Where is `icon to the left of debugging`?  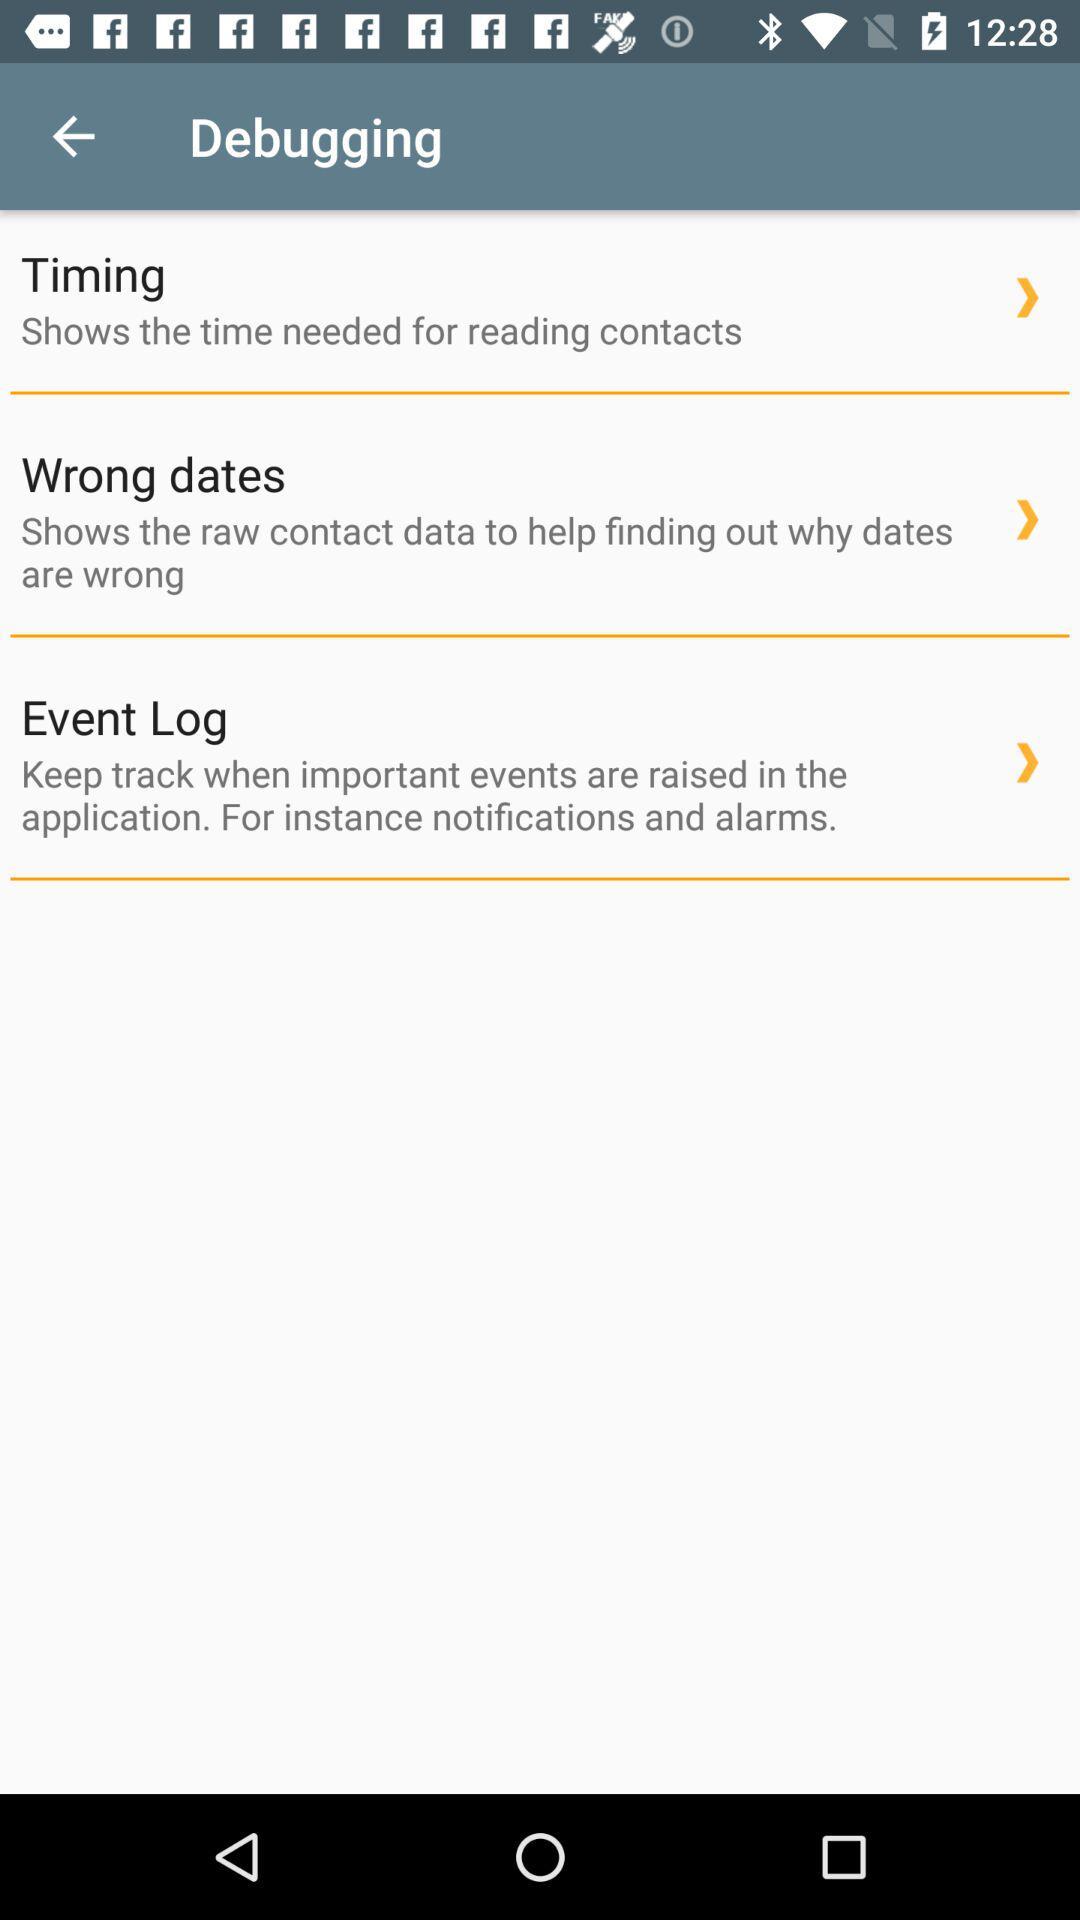 icon to the left of debugging is located at coordinates (72, 135).